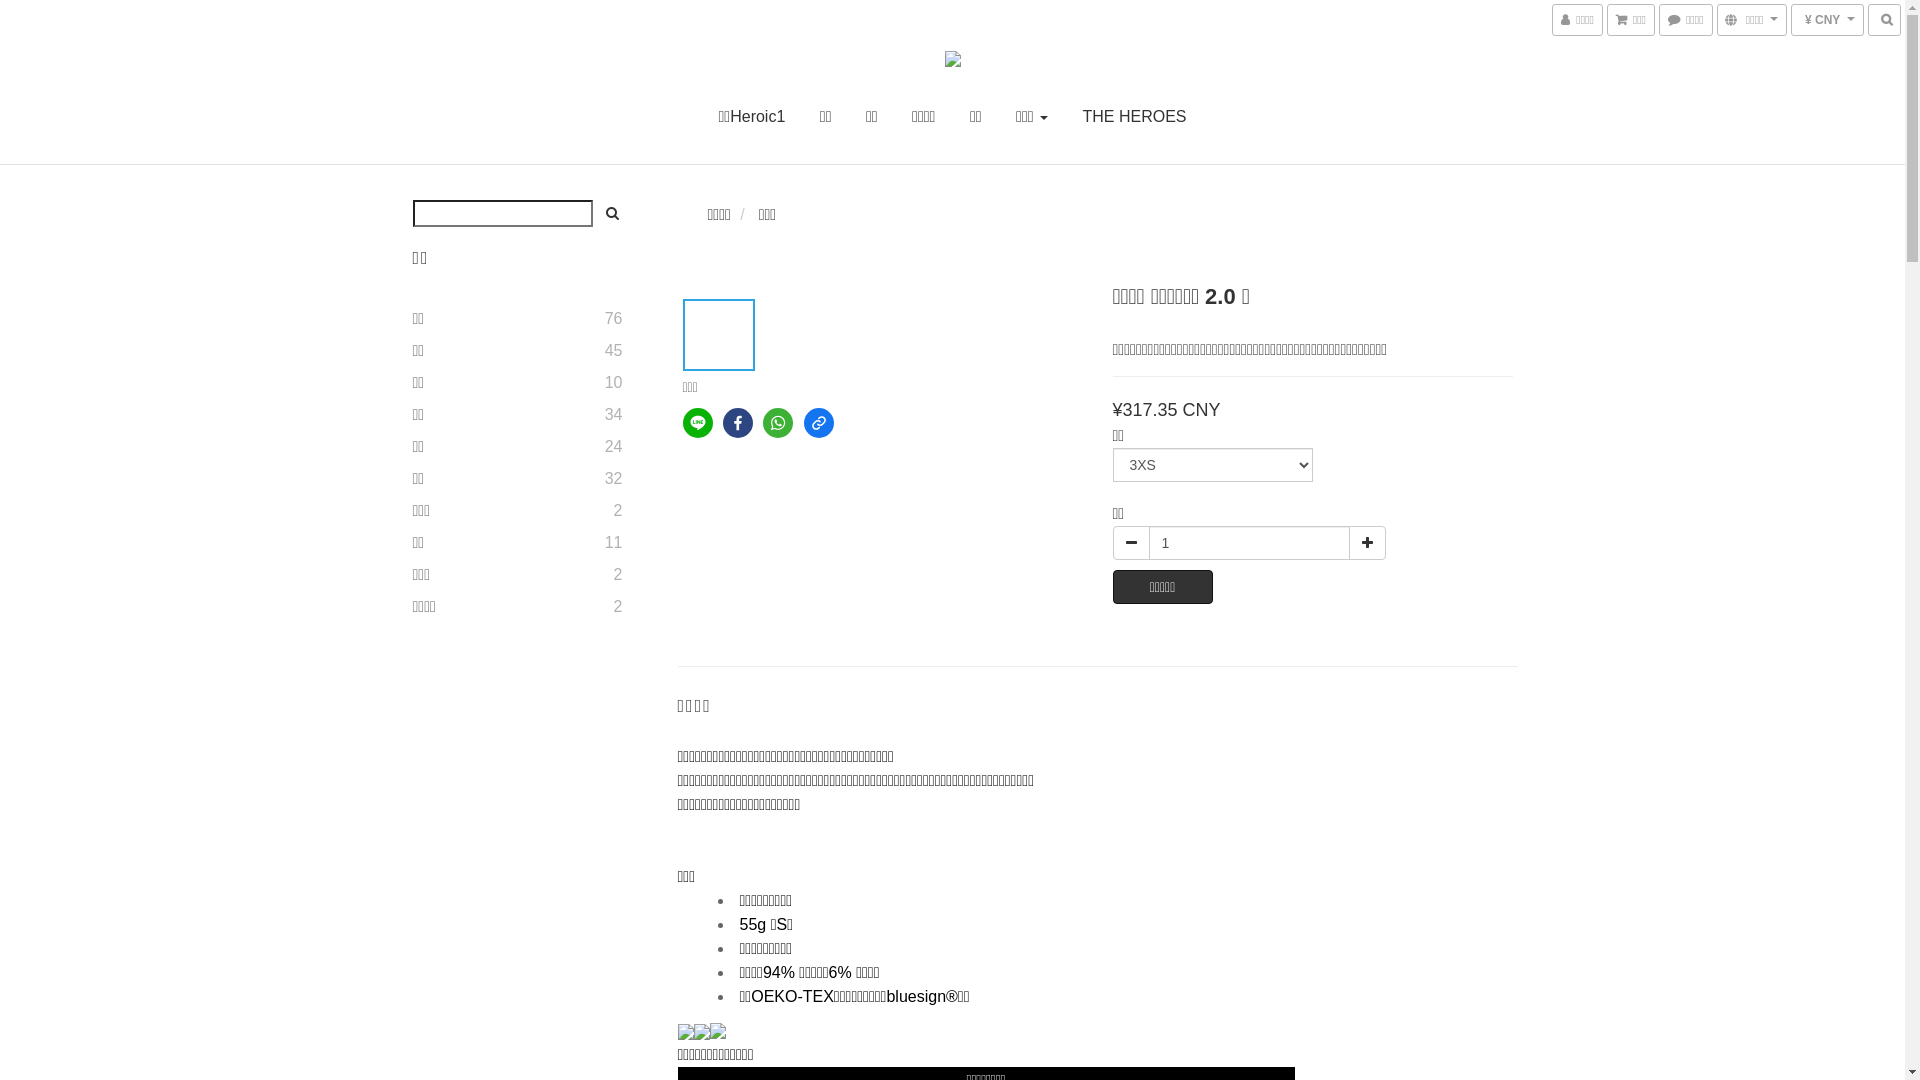  Describe the element at coordinates (1080, 116) in the screenshot. I see `'THE HEROES'` at that location.